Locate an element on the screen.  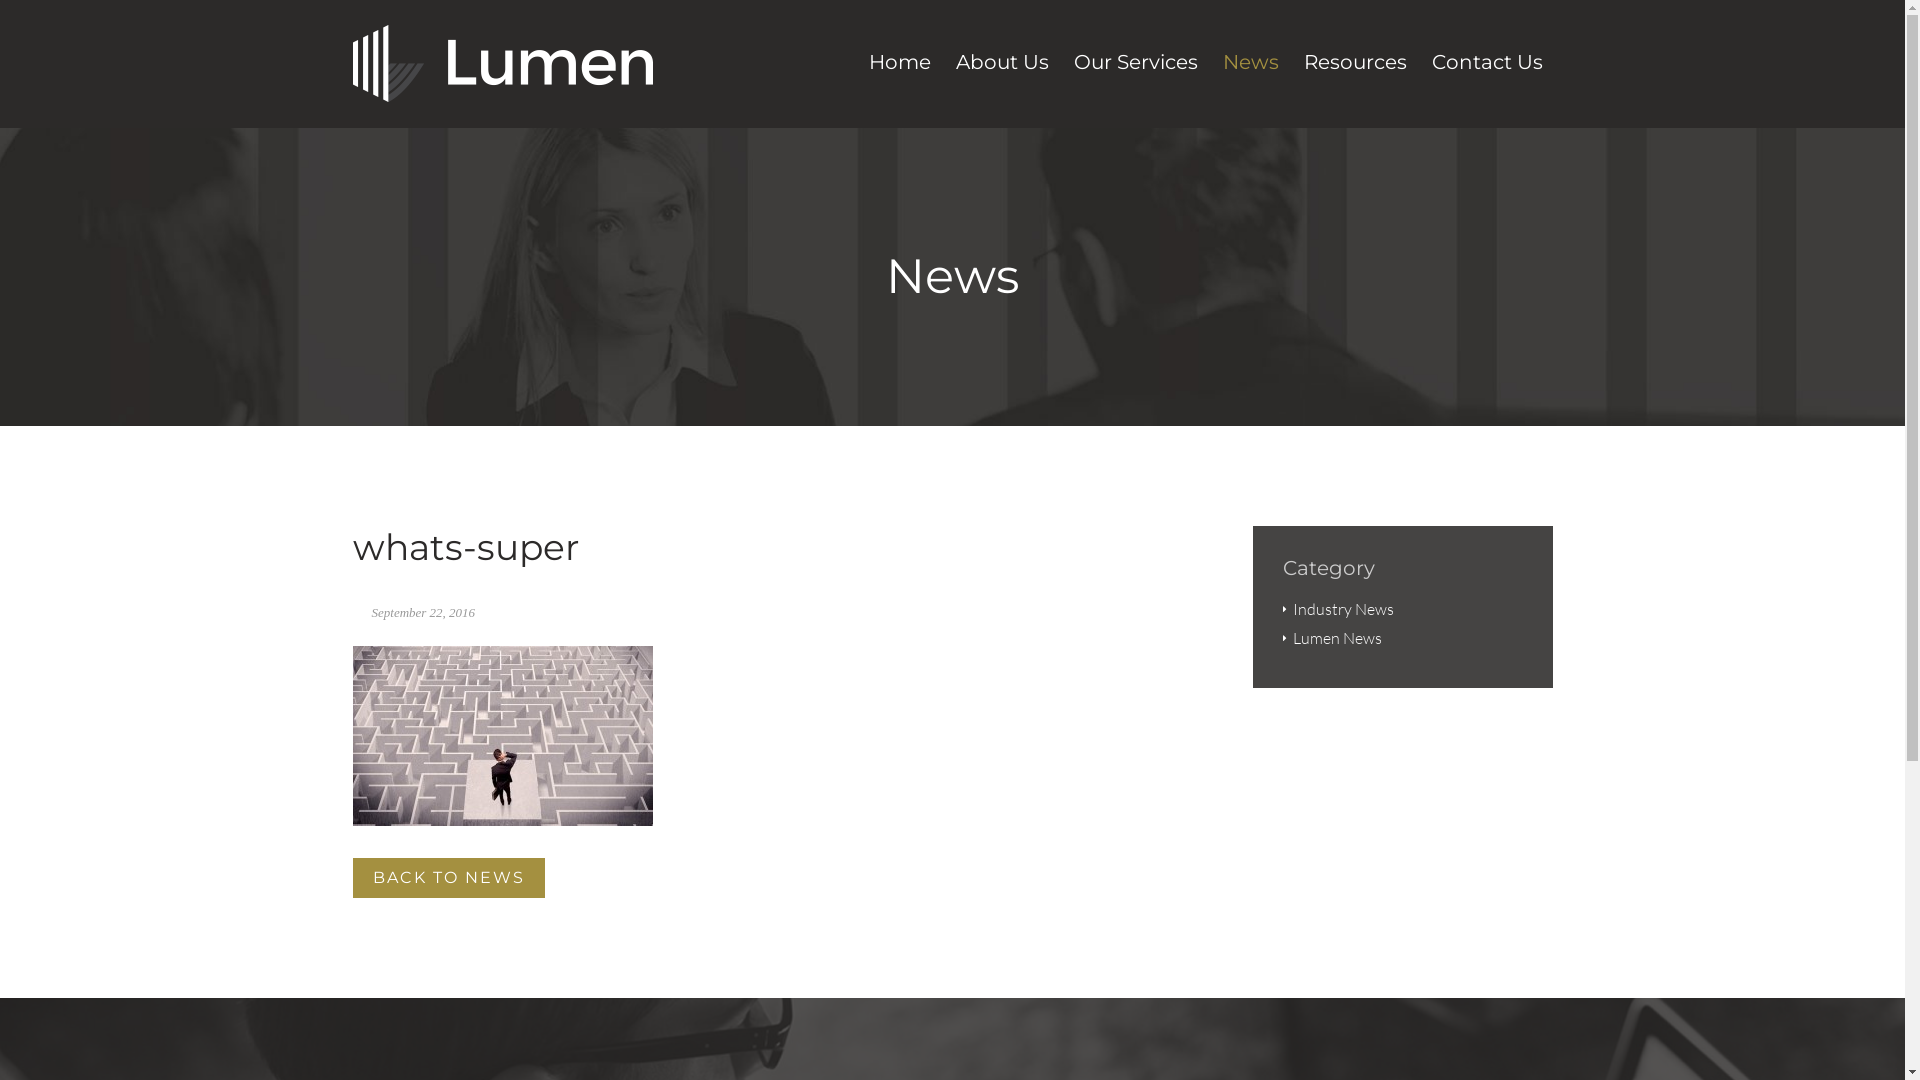
'Contact Us' is located at coordinates (1487, 65).